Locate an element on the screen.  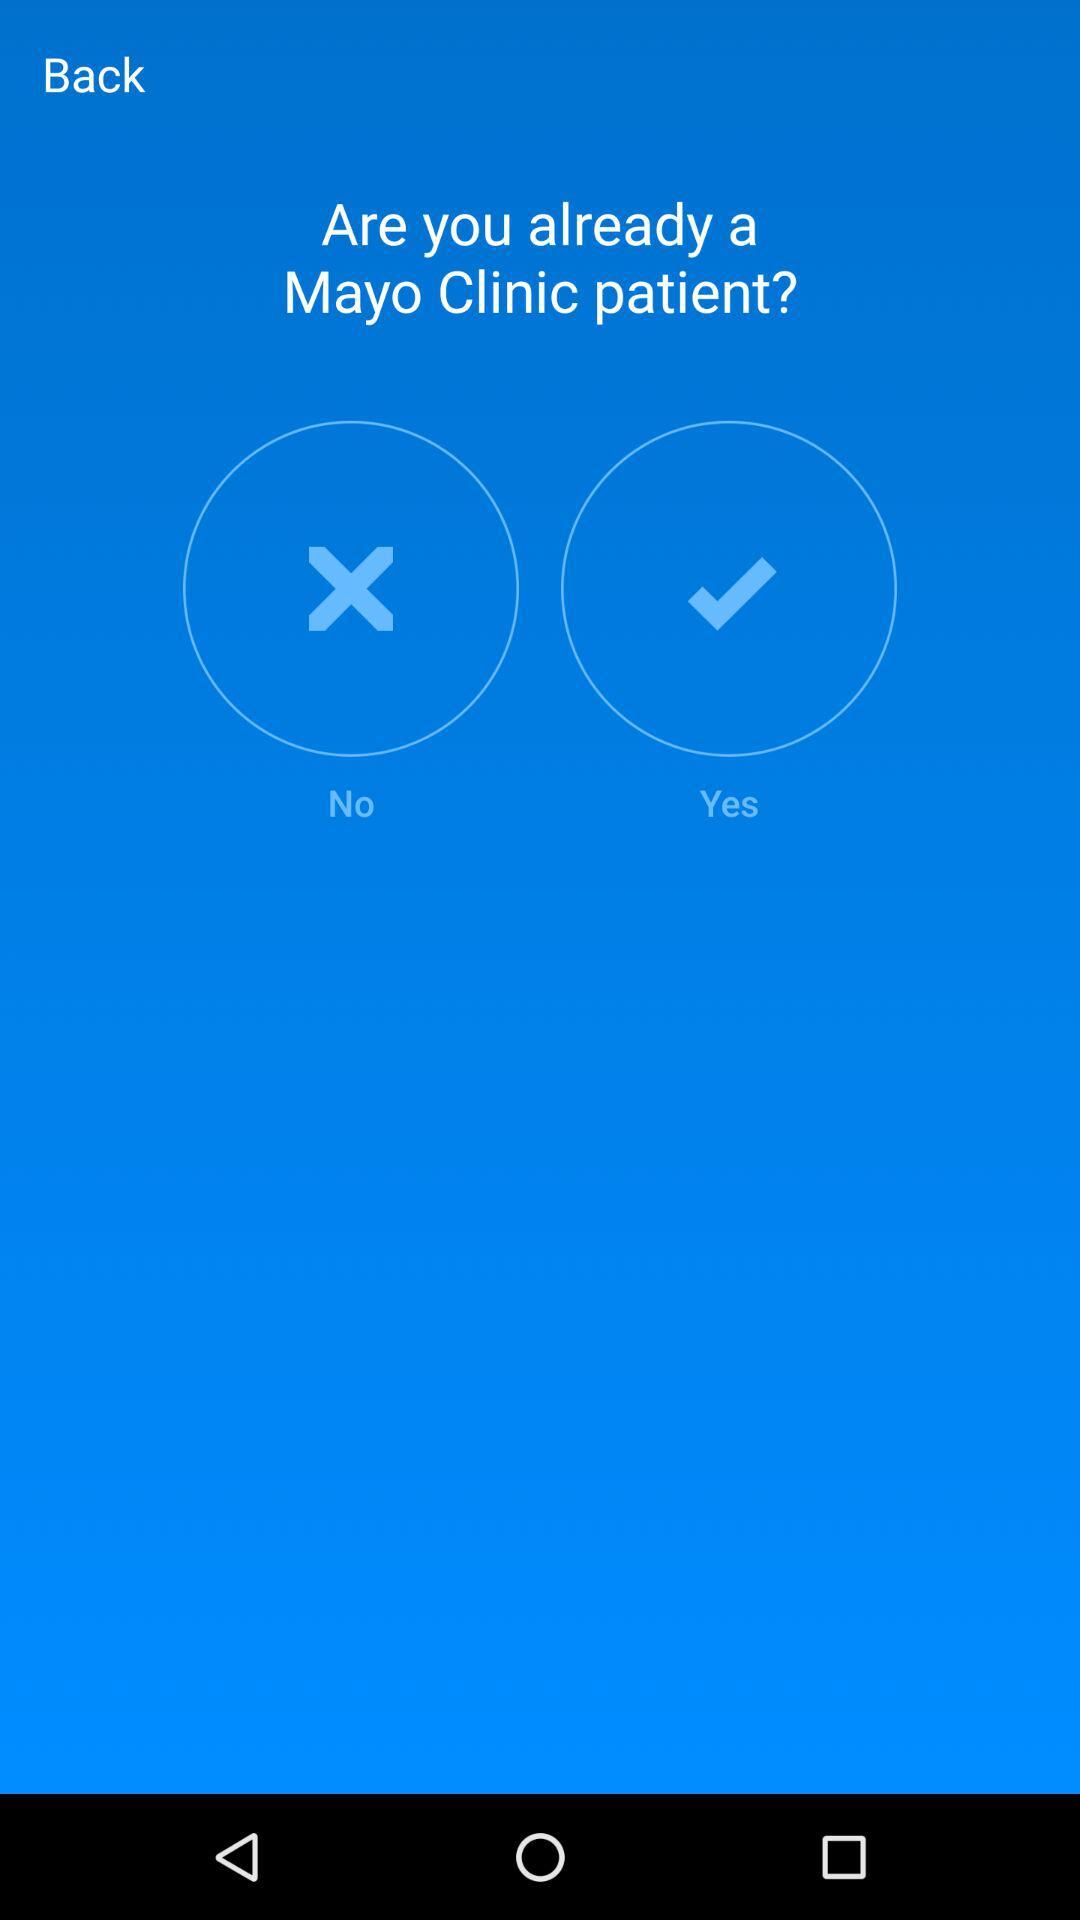
the icon to the right of the no item is located at coordinates (729, 623).